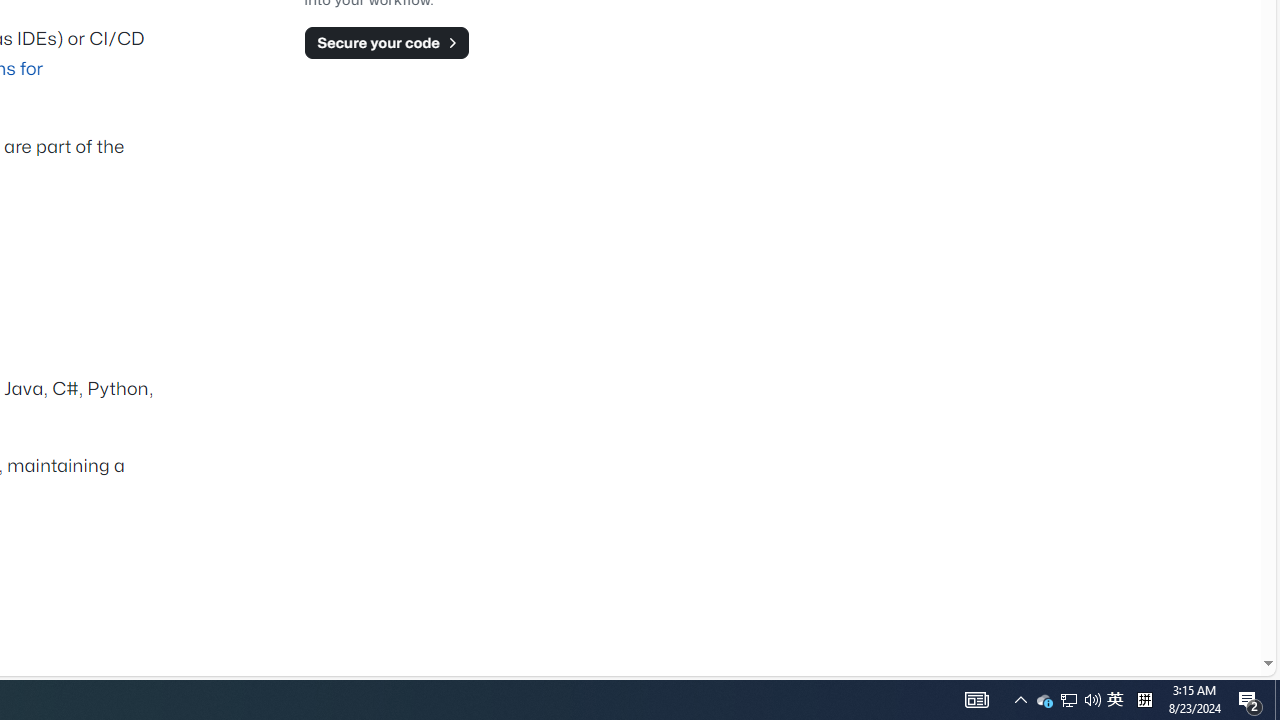 Image resolution: width=1280 pixels, height=720 pixels. What do you see at coordinates (386, 42) in the screenshot?
I see `'Secure your code'` at bounding box center [386, 42].